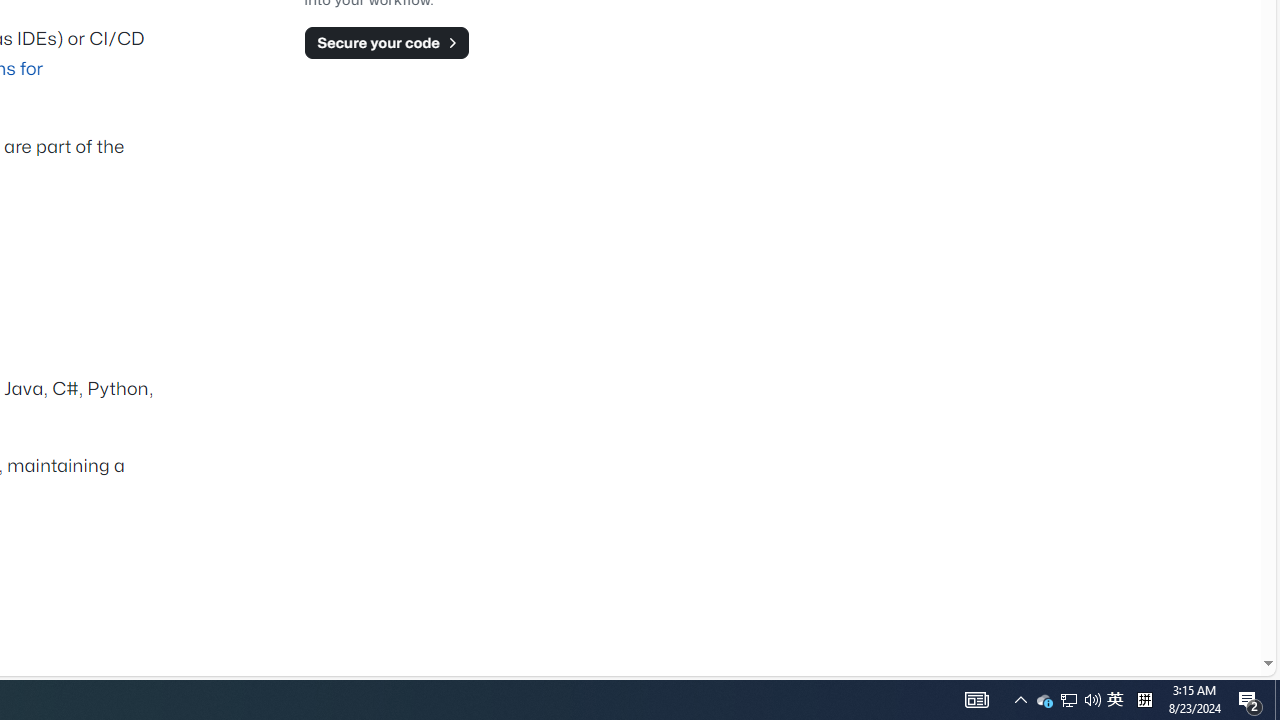 Image resolution: width=1280 pixels, height=720 pixels. What do you see at coordinates (386, 42) in the screenshot?
I see `'Secure your code'` at bounding box center [386, 42].